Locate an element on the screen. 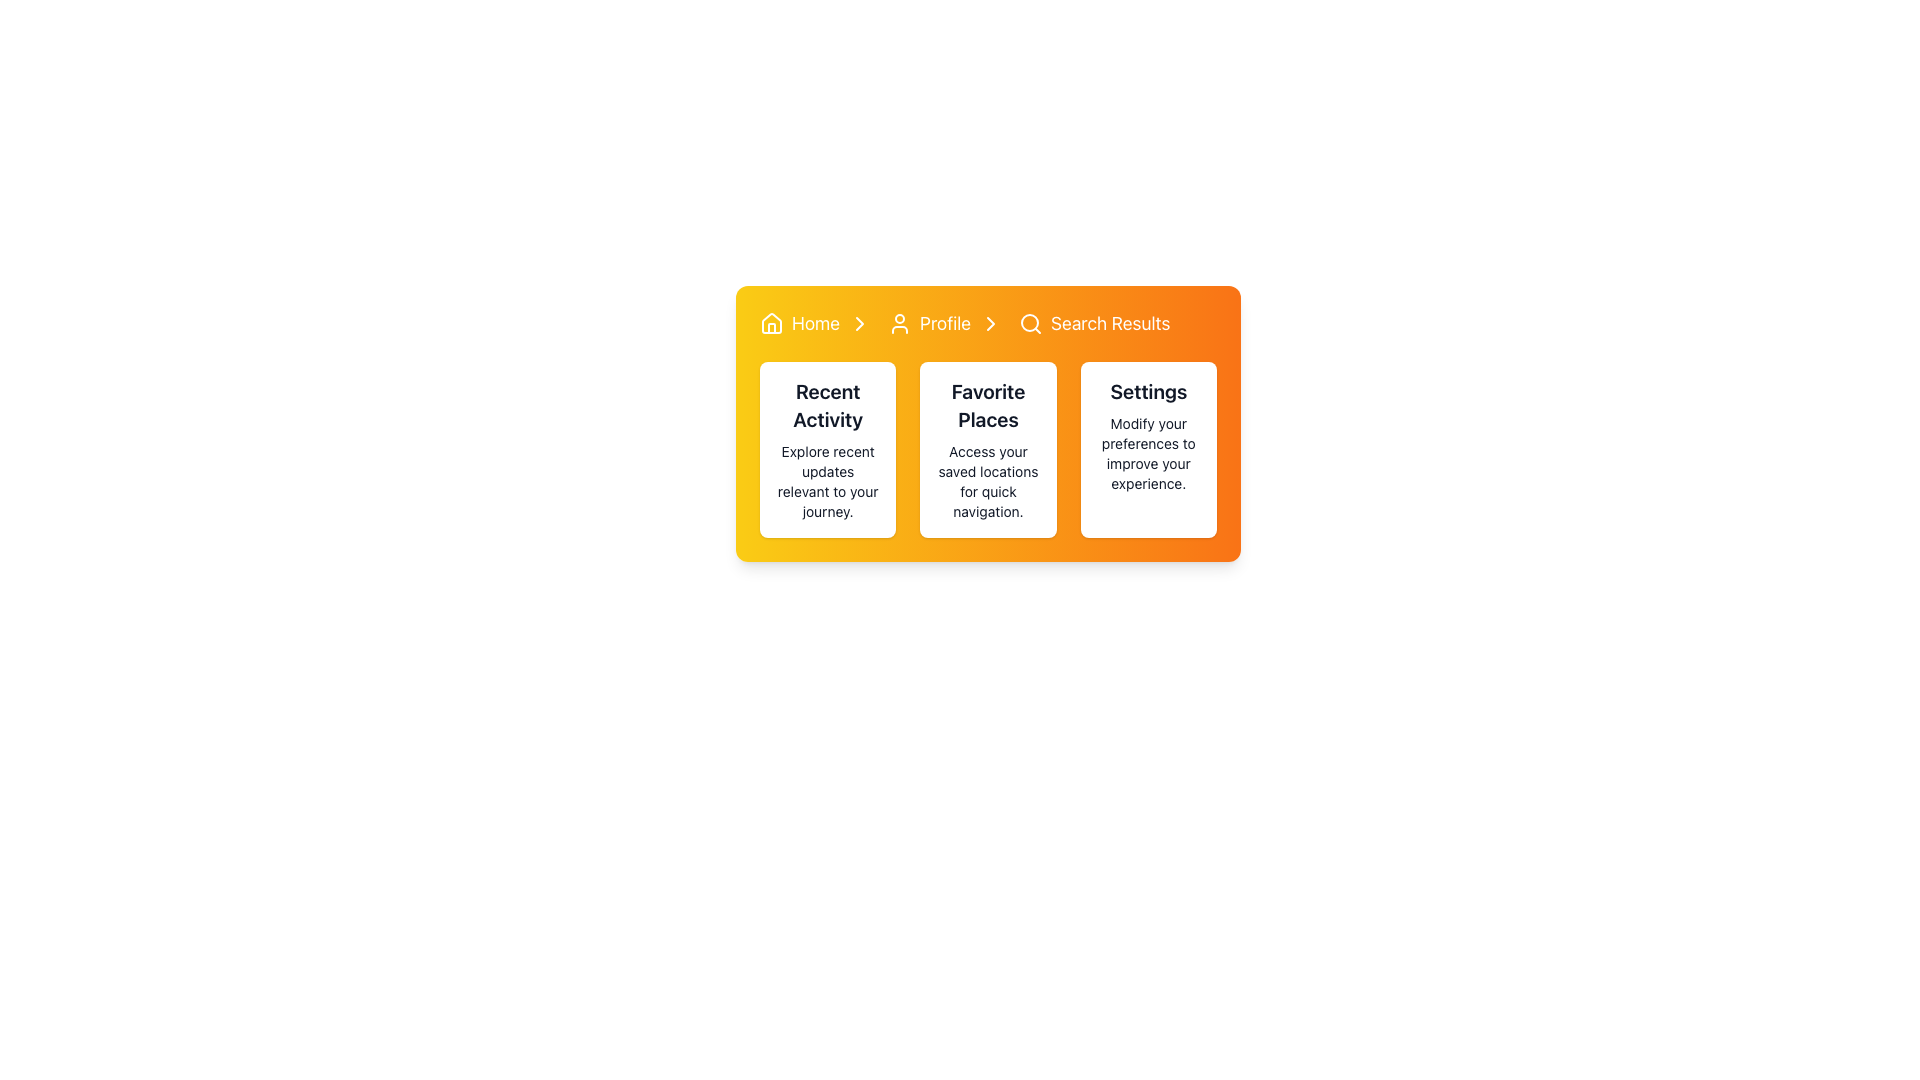  the descriptive Static Text element located within the 'Settings' card, positioned below the headline 'Settings' is located at coordinates (1148, 454).